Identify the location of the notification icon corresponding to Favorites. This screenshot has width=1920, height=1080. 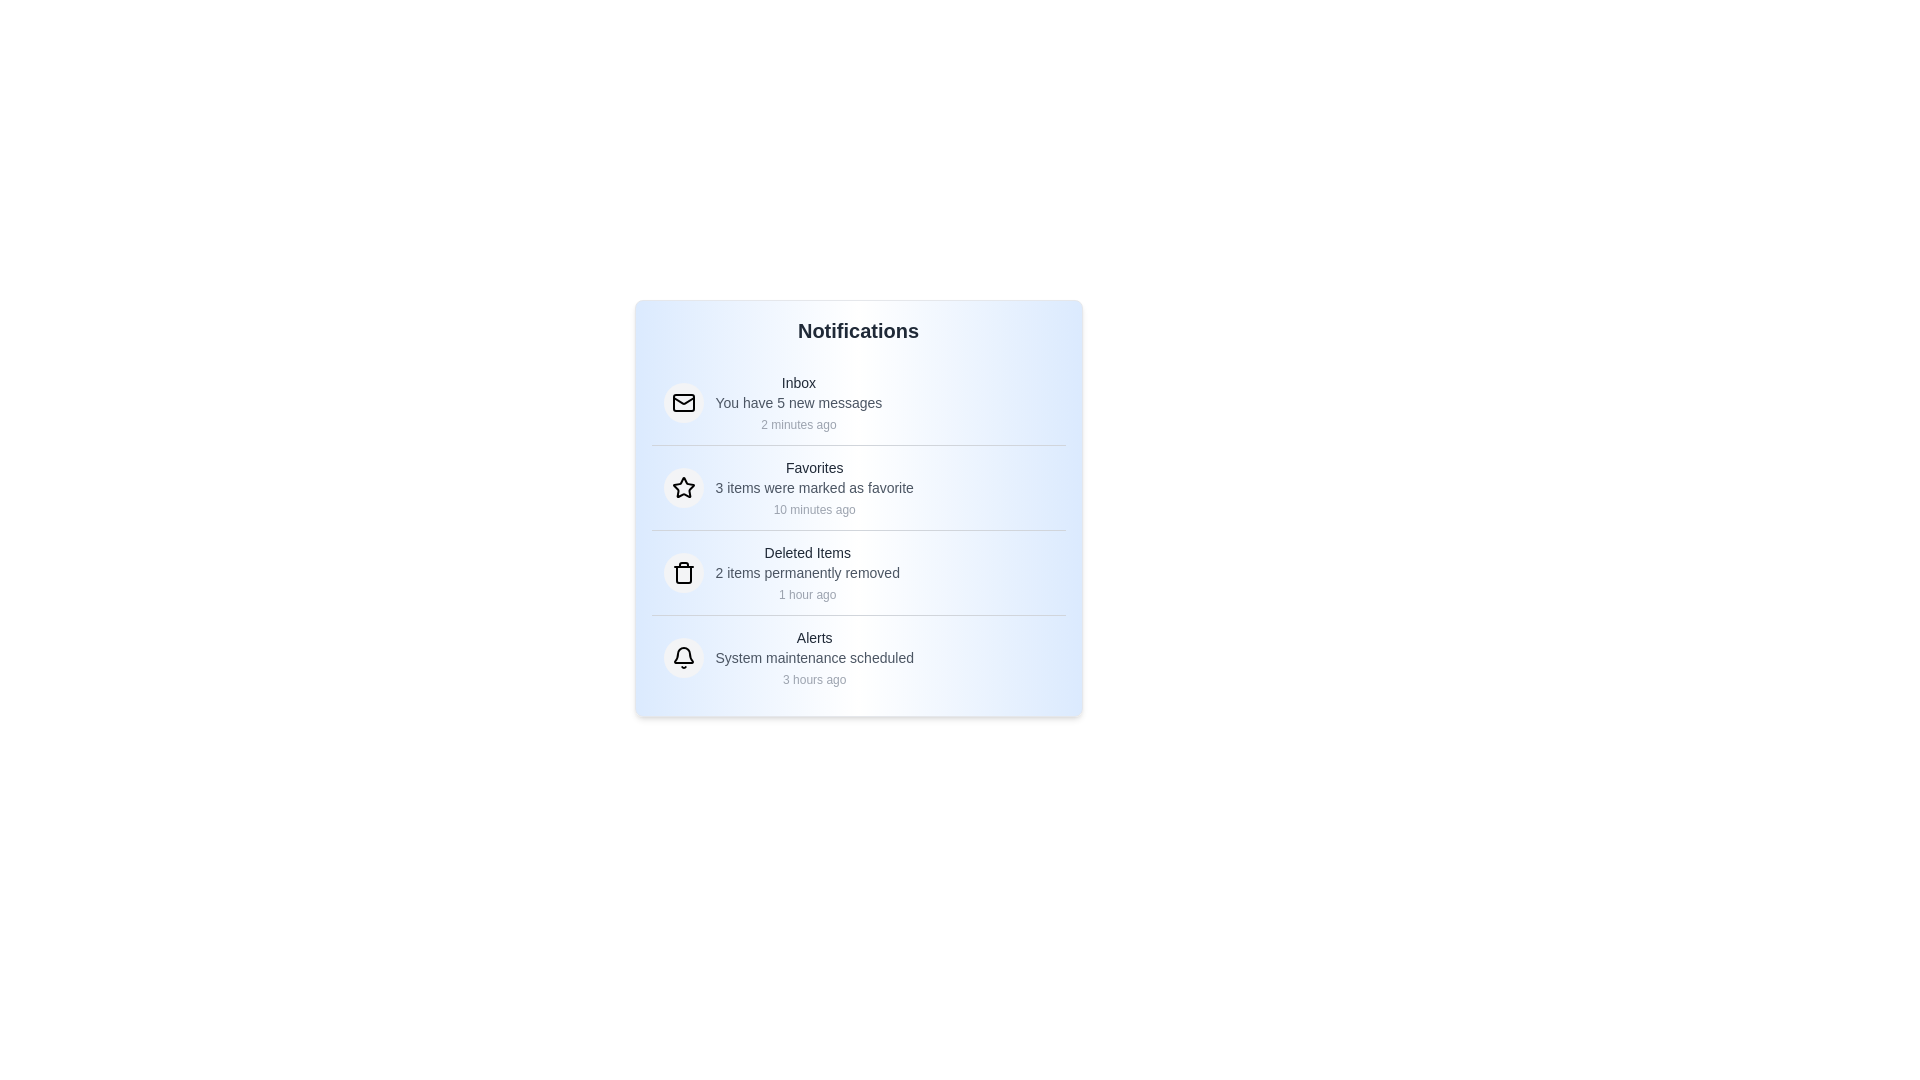
(683, 488).